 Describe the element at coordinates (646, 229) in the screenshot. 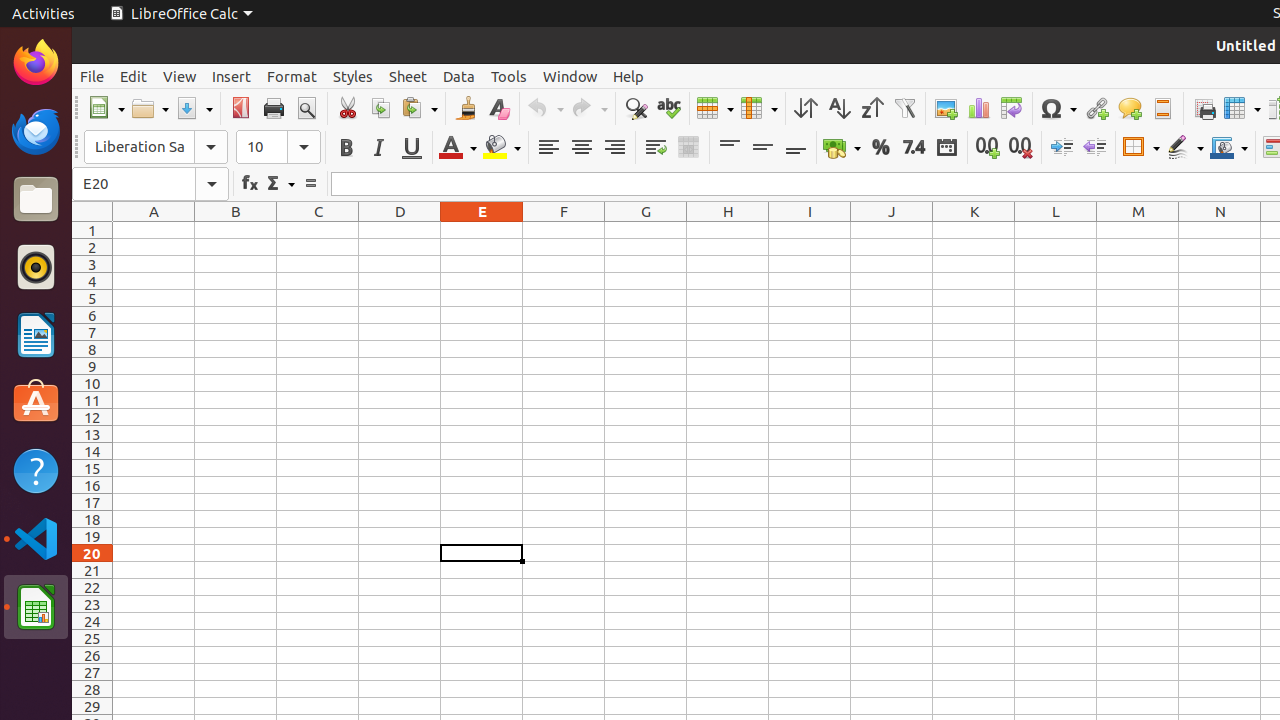

I see `'G1'` at that location.